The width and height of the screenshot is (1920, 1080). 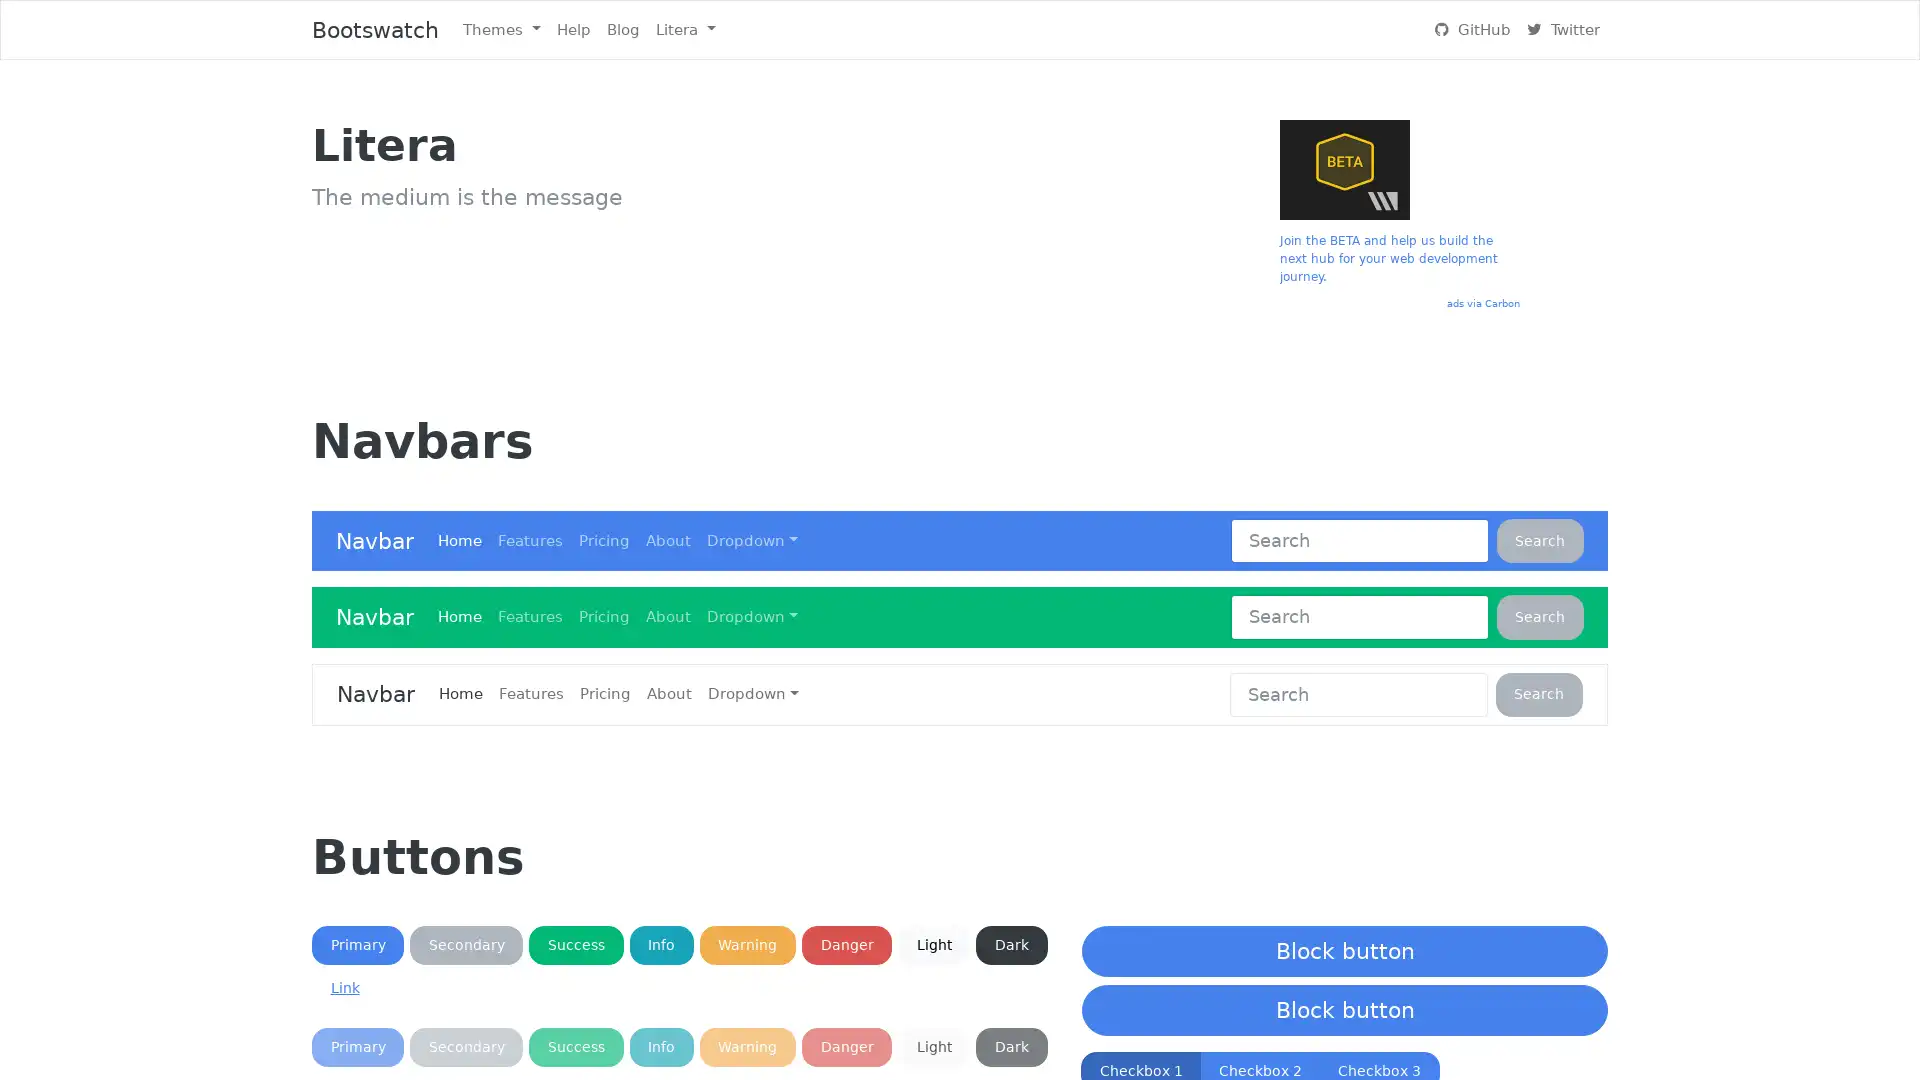 What do you see at coordinates (933, 945) in the screenshot?
I see `Light` at bounding box center [933, 945].